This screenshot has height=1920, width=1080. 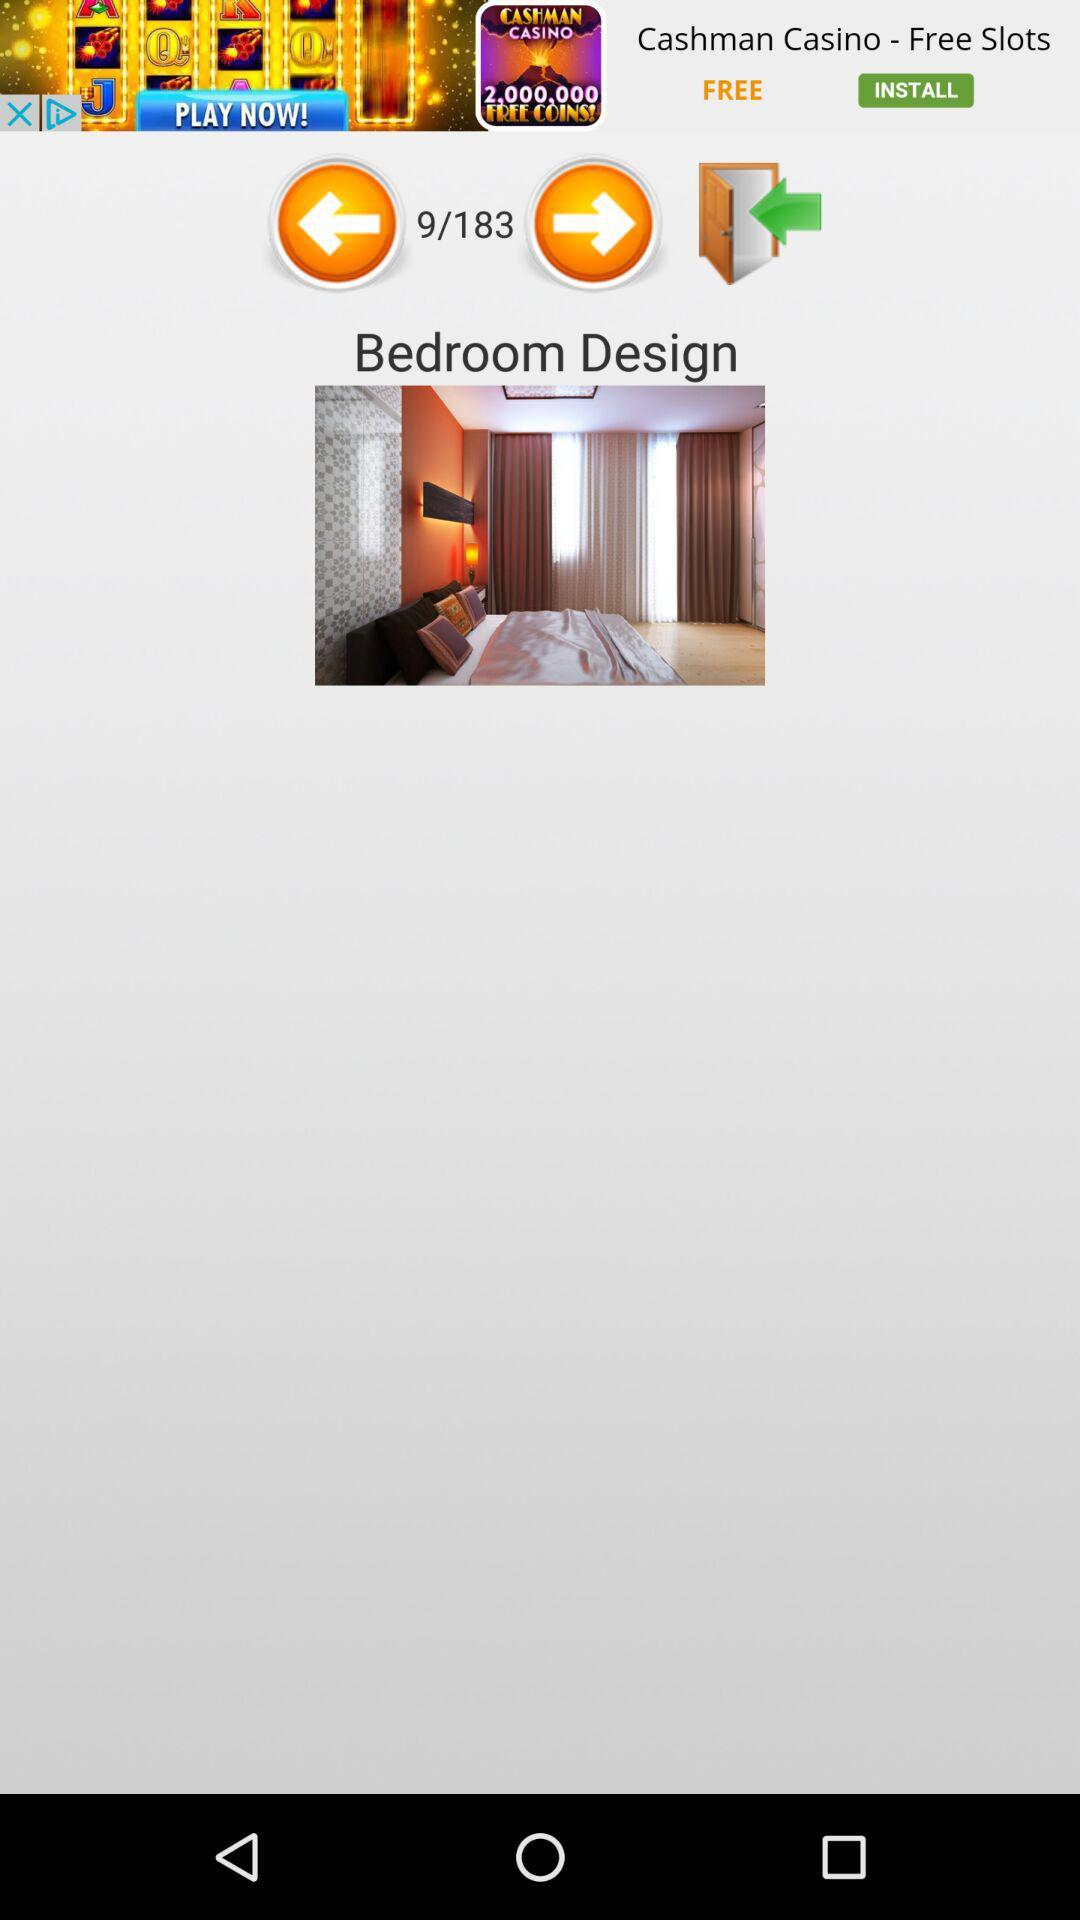 I want to click on open advertisement, so click(x=540, y=65).